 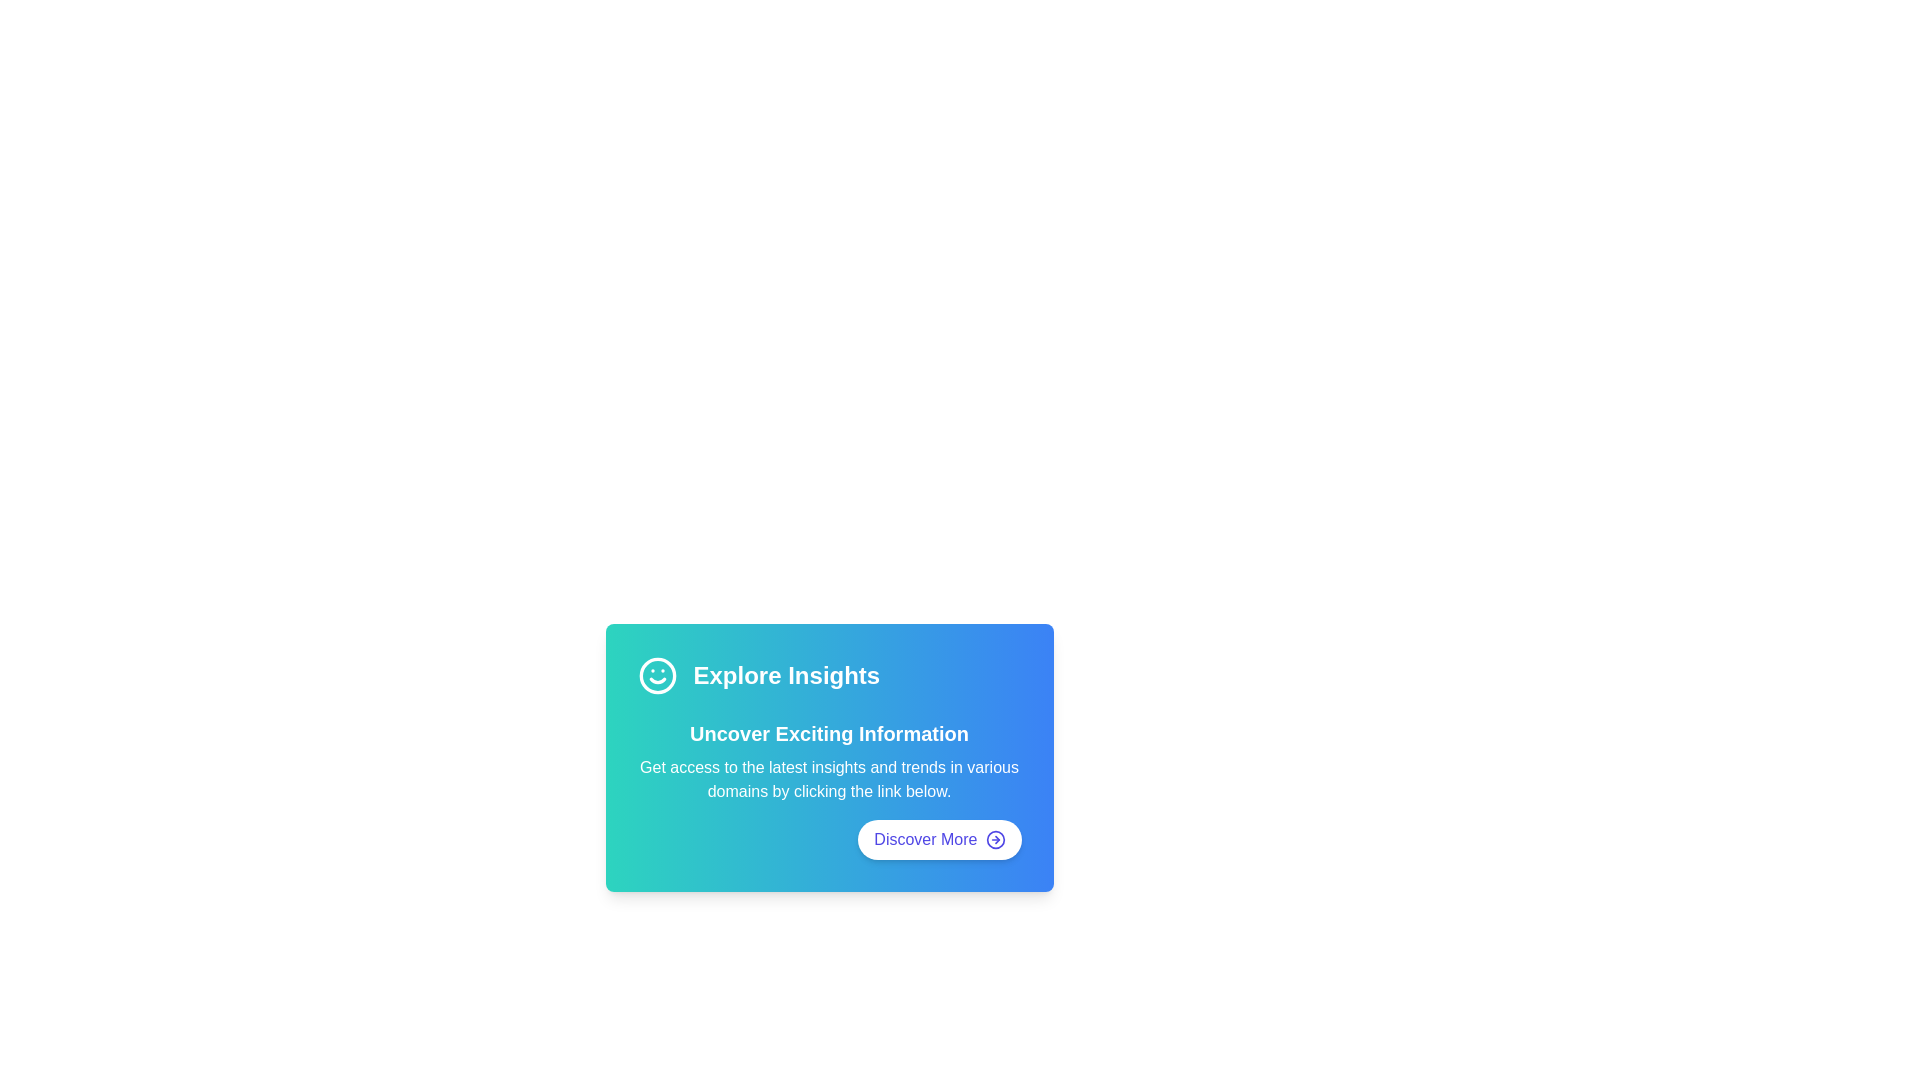 I want to click on informational Text block located within the card below the 'Explore Insights' header and above the 'Discover More' button, so click(x=829, y=762).